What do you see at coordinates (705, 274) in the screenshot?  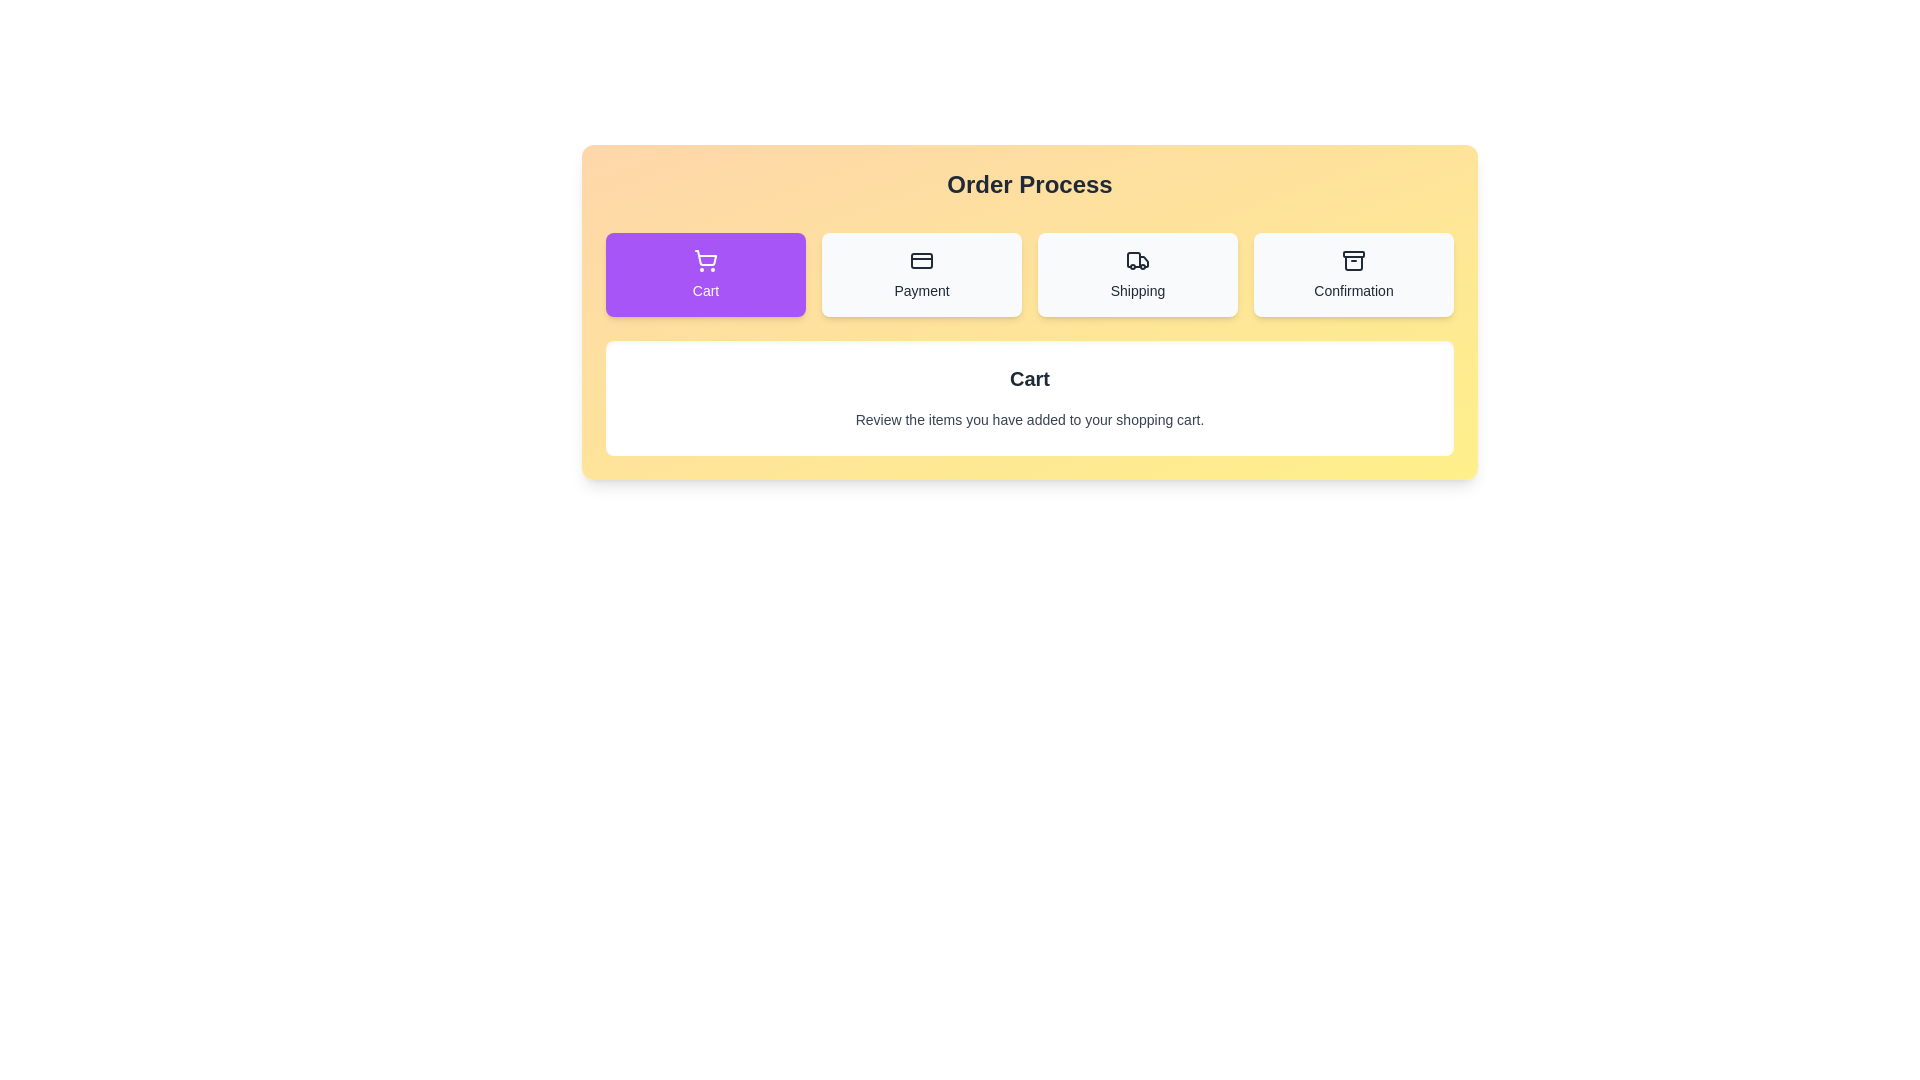 I see `the text 'Cart' to select it` at bounding box center [705, 274].